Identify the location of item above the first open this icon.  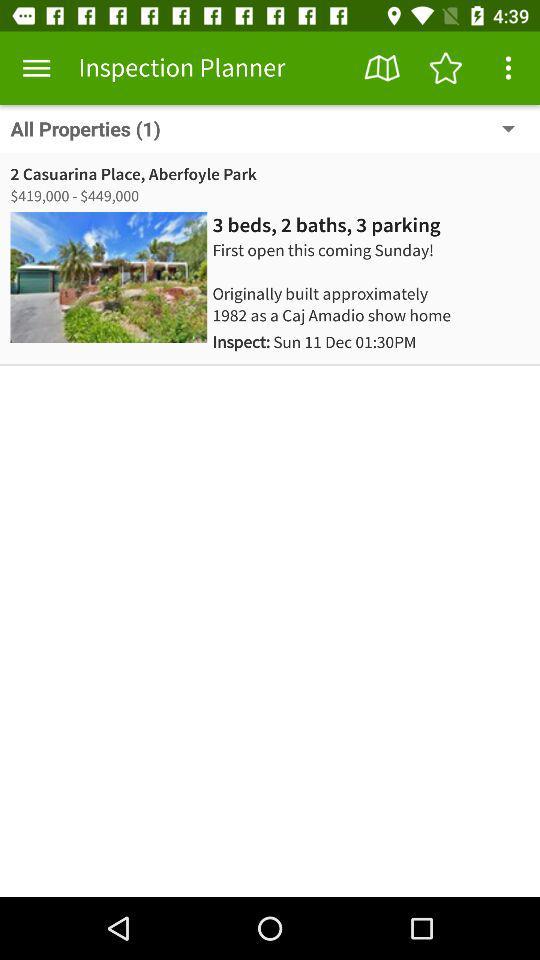
(326, 225).